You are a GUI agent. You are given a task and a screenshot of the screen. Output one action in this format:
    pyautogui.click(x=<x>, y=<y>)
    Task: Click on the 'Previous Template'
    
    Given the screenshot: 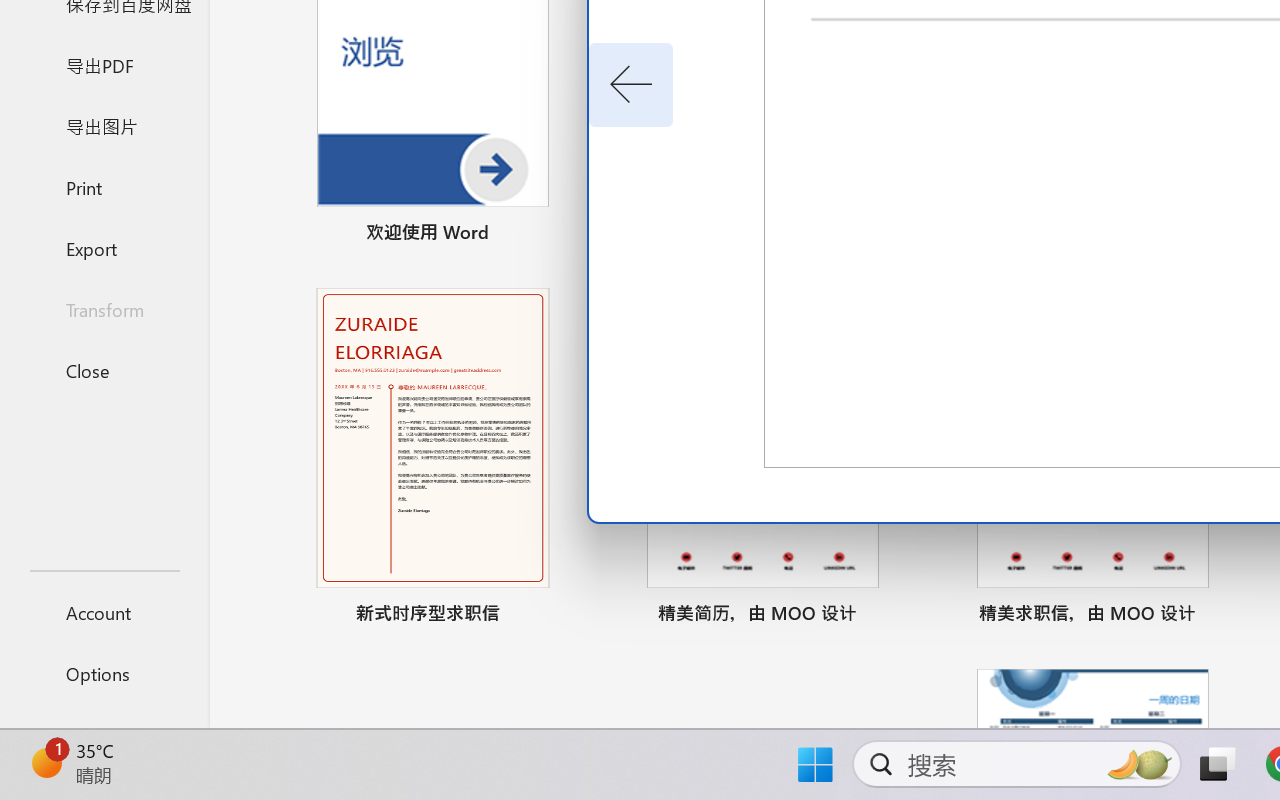 What is the action you would take?
    pyautogui.click(x=630, y=85)
    